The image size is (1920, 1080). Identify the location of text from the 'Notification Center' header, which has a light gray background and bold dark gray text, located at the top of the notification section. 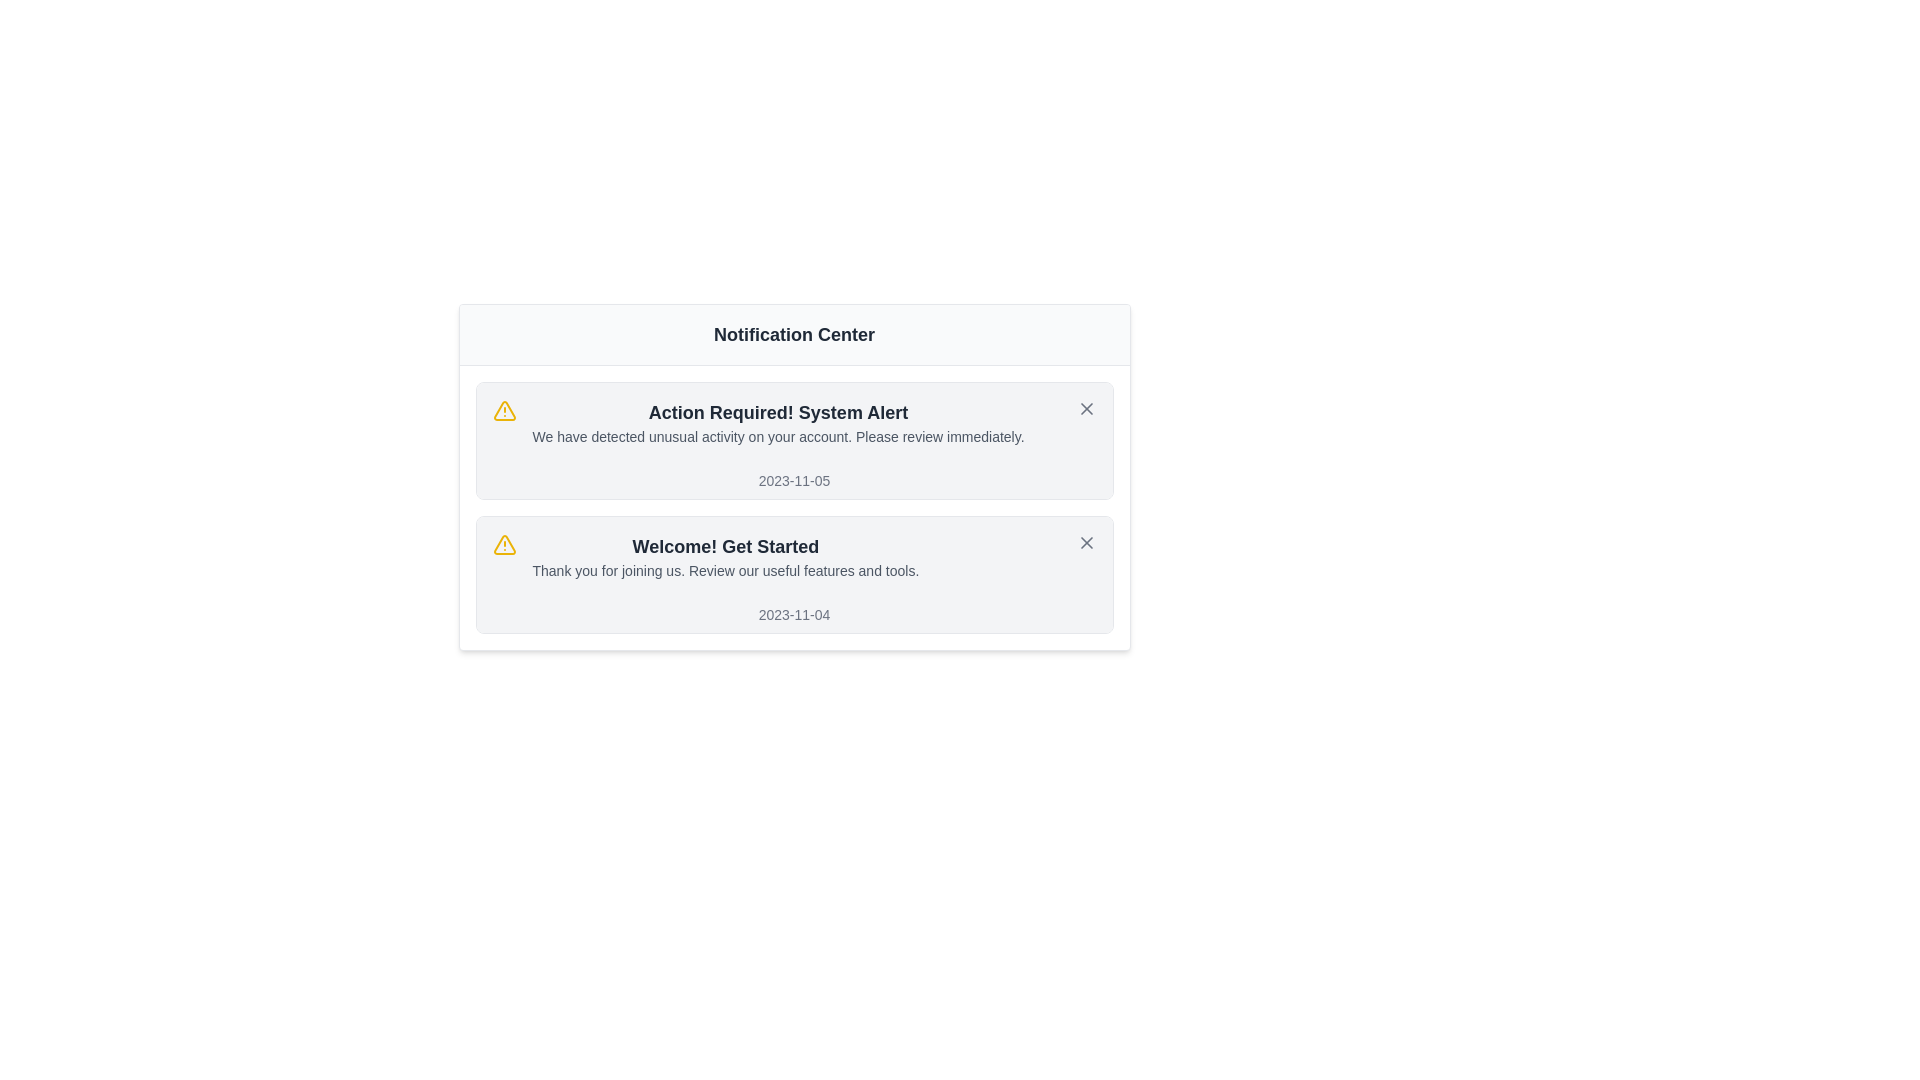
(793, 334).